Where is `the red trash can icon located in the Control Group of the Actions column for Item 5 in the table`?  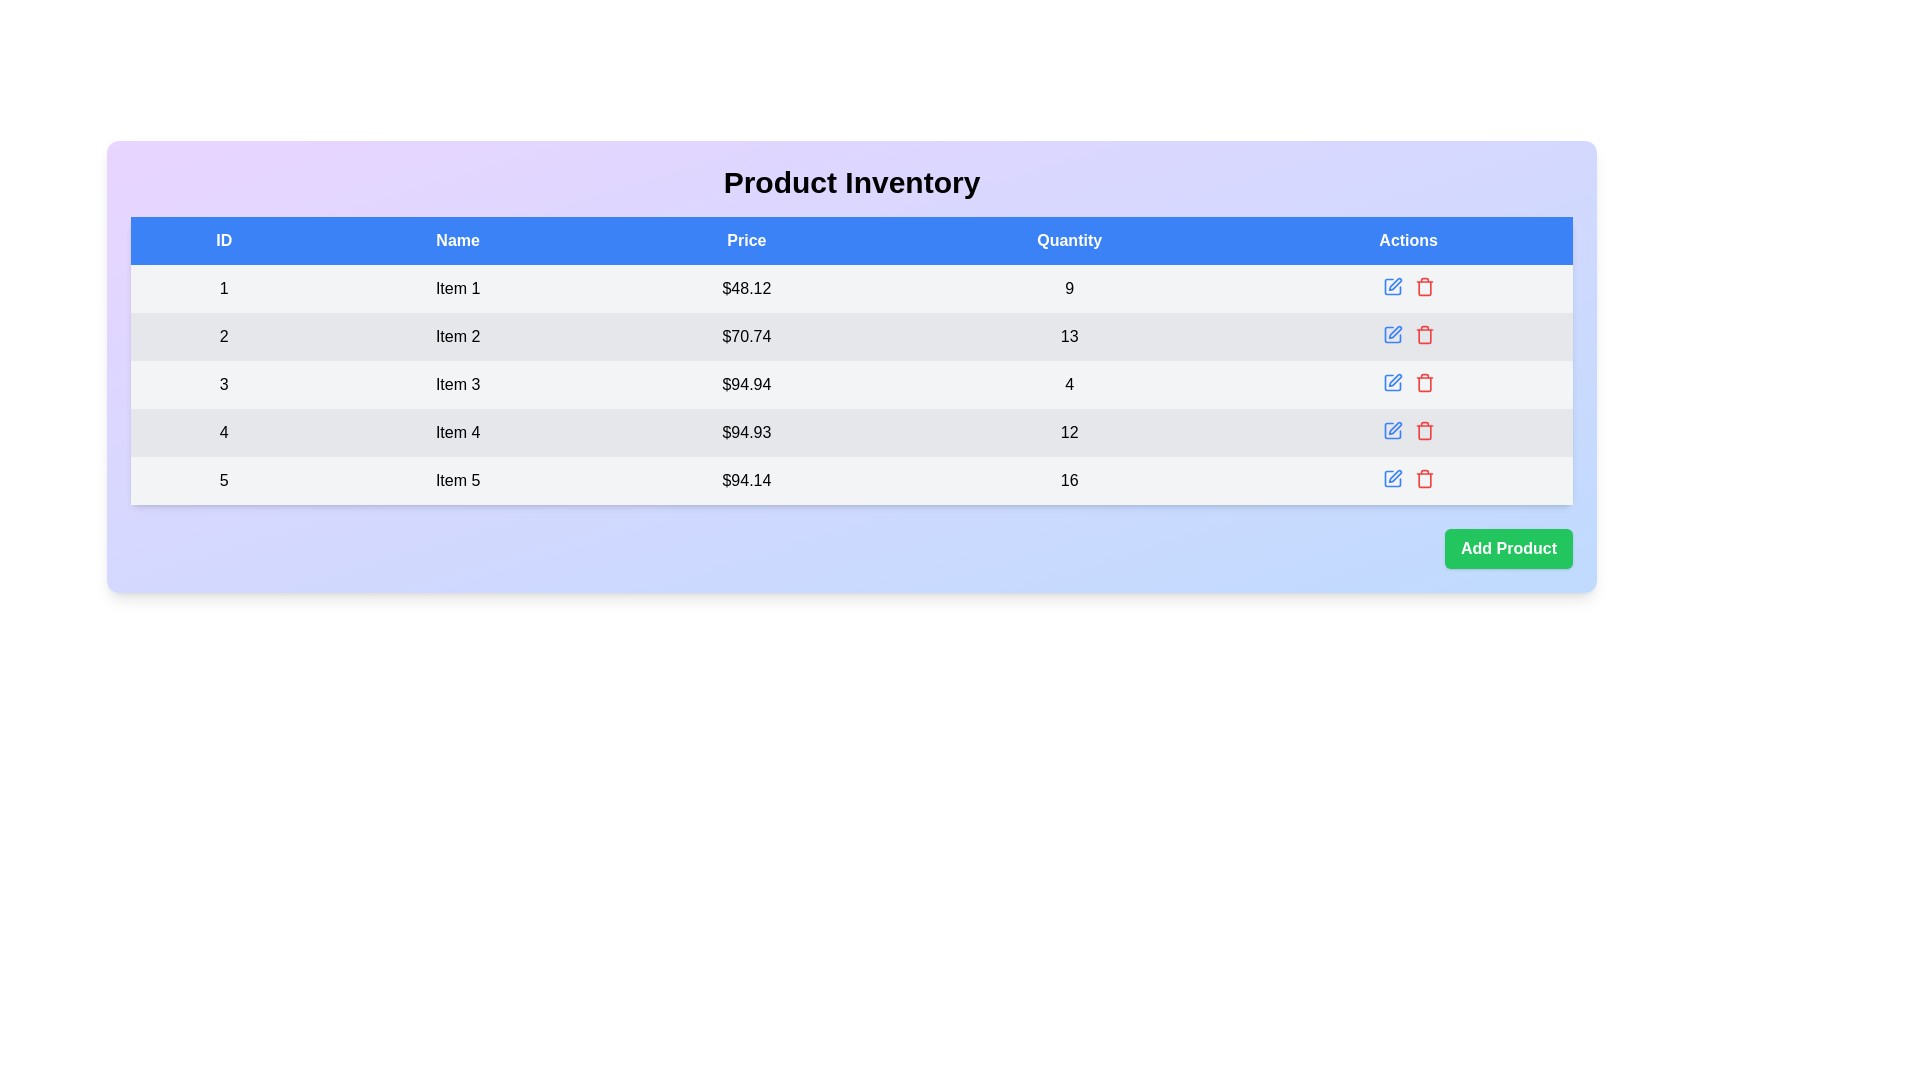 the red trash can icon located in the Control Group of the Actions column for Item 5 in the table is located at coordinates (1407, 478).